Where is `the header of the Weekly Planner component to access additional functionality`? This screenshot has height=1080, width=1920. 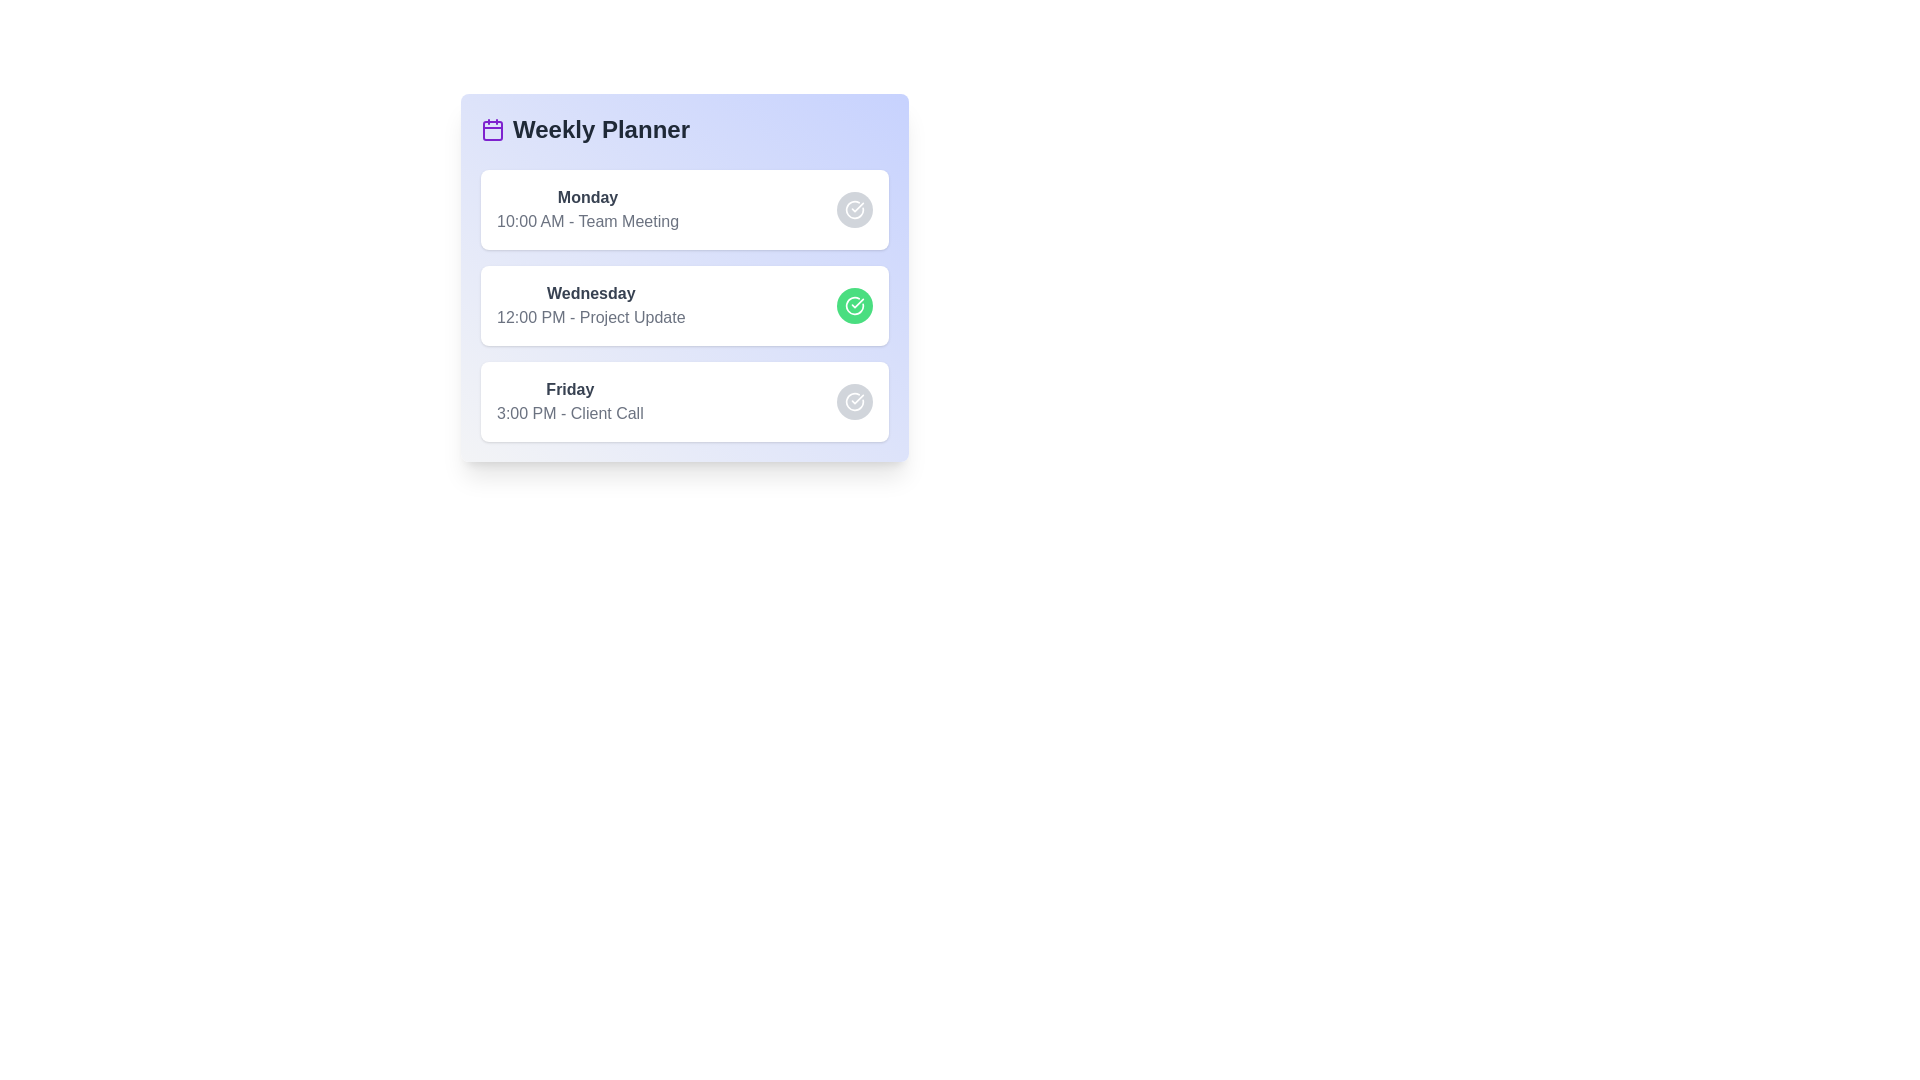 the header of the Weekly Planner component to access additional functionality is located at coordinates (685, 130).